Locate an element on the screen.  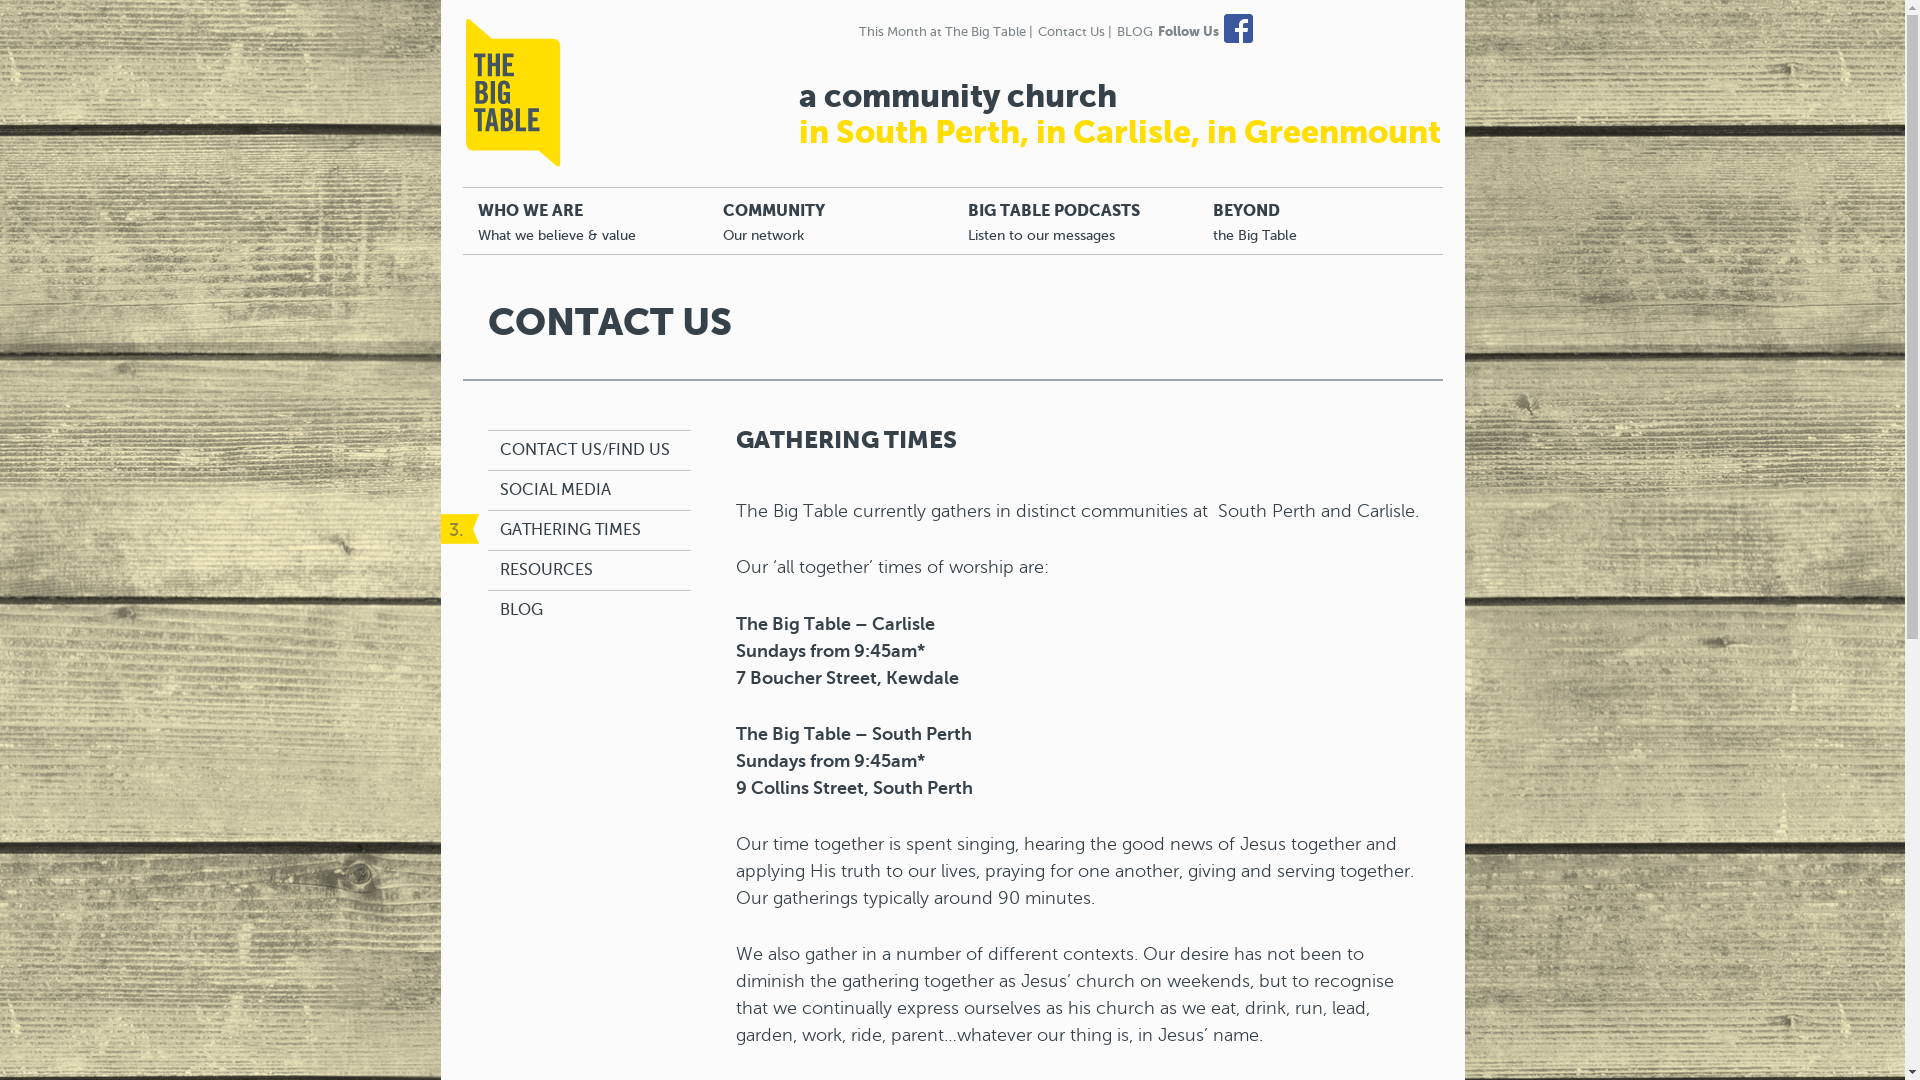
'BIG TABLE PODCASTS is located at coordinates (1073, 220).